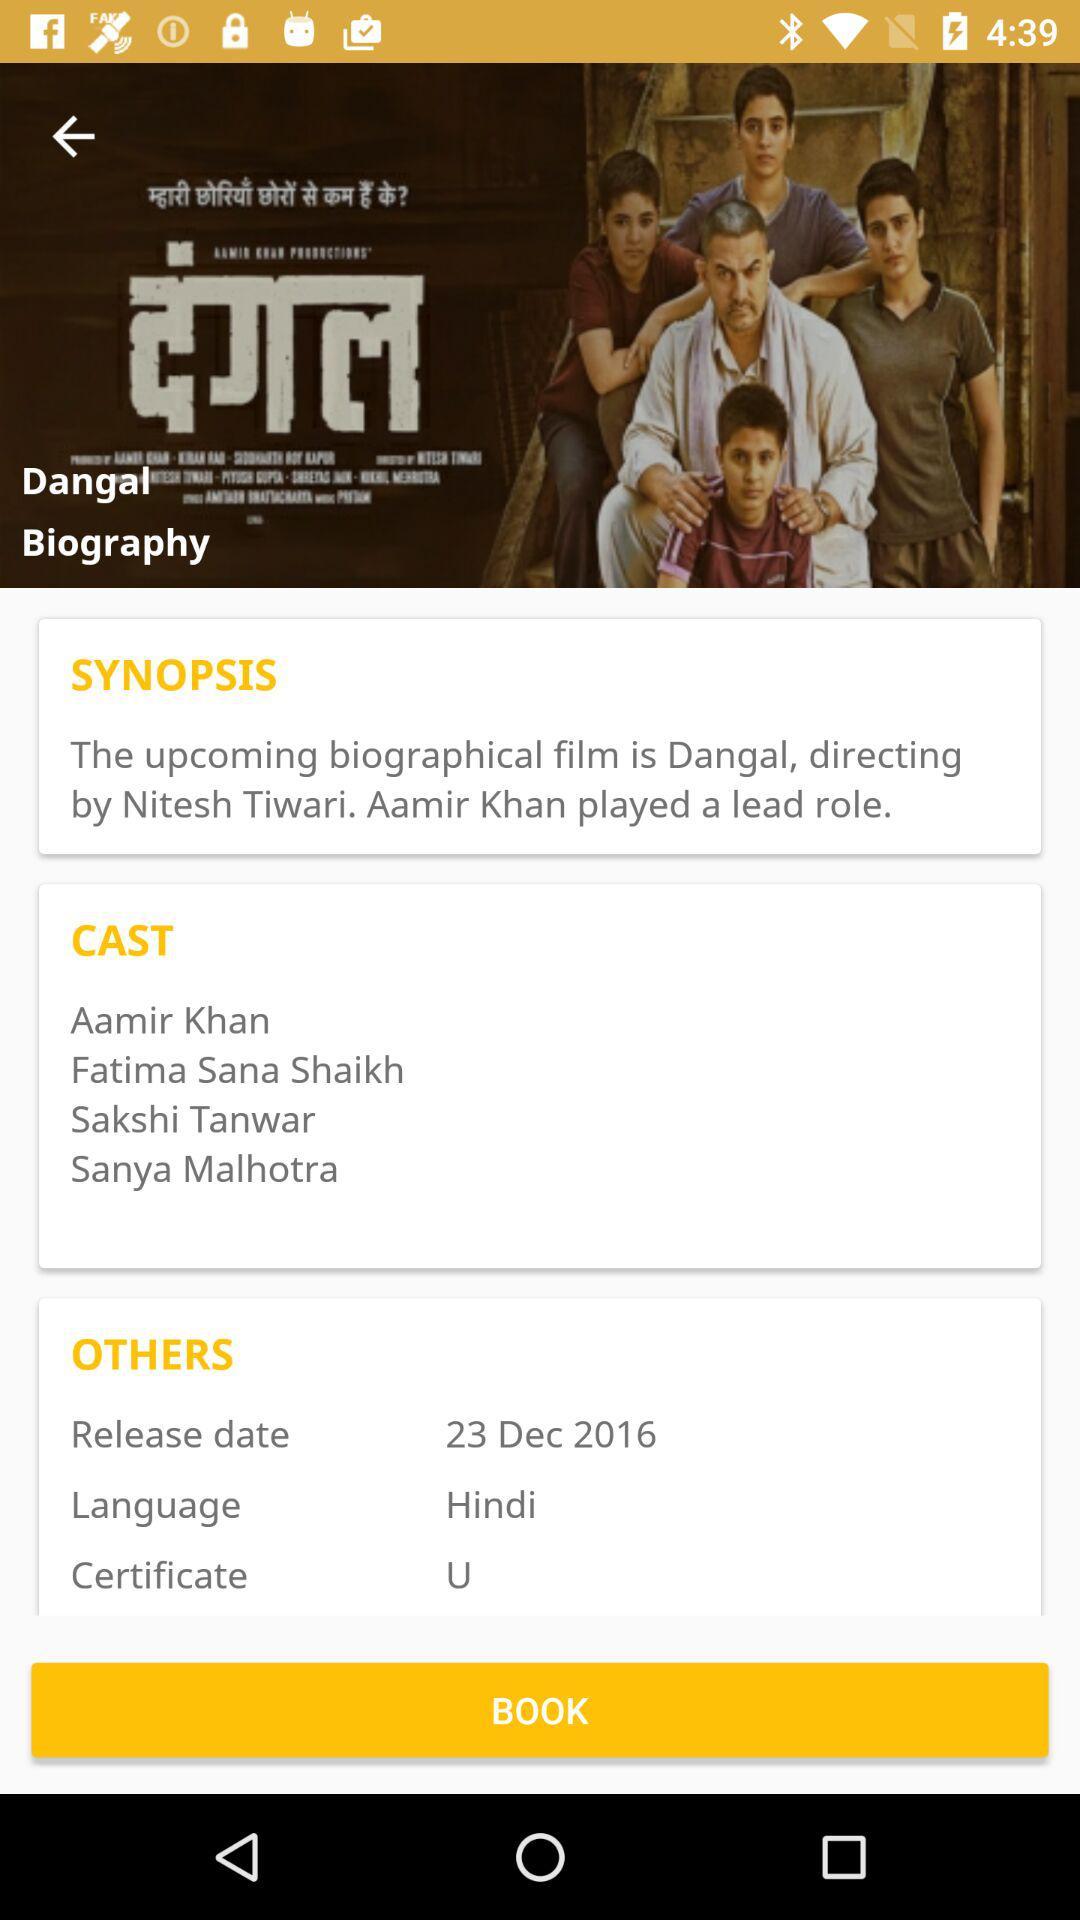 The height and width of the screenshot is (1920, 1080). What do you see at coordinates (72, 135) in the screenshot?
I see `the item next to   item` at bounding box center [72, 135].